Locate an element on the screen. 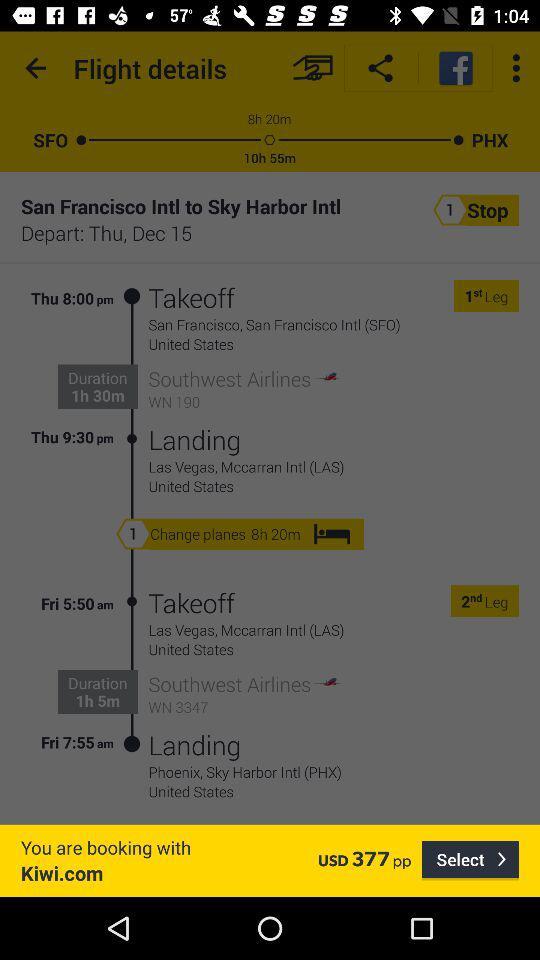 This screenshot has height=960, width=540. item next to the flight details icon is located at coordinates (312, 68).